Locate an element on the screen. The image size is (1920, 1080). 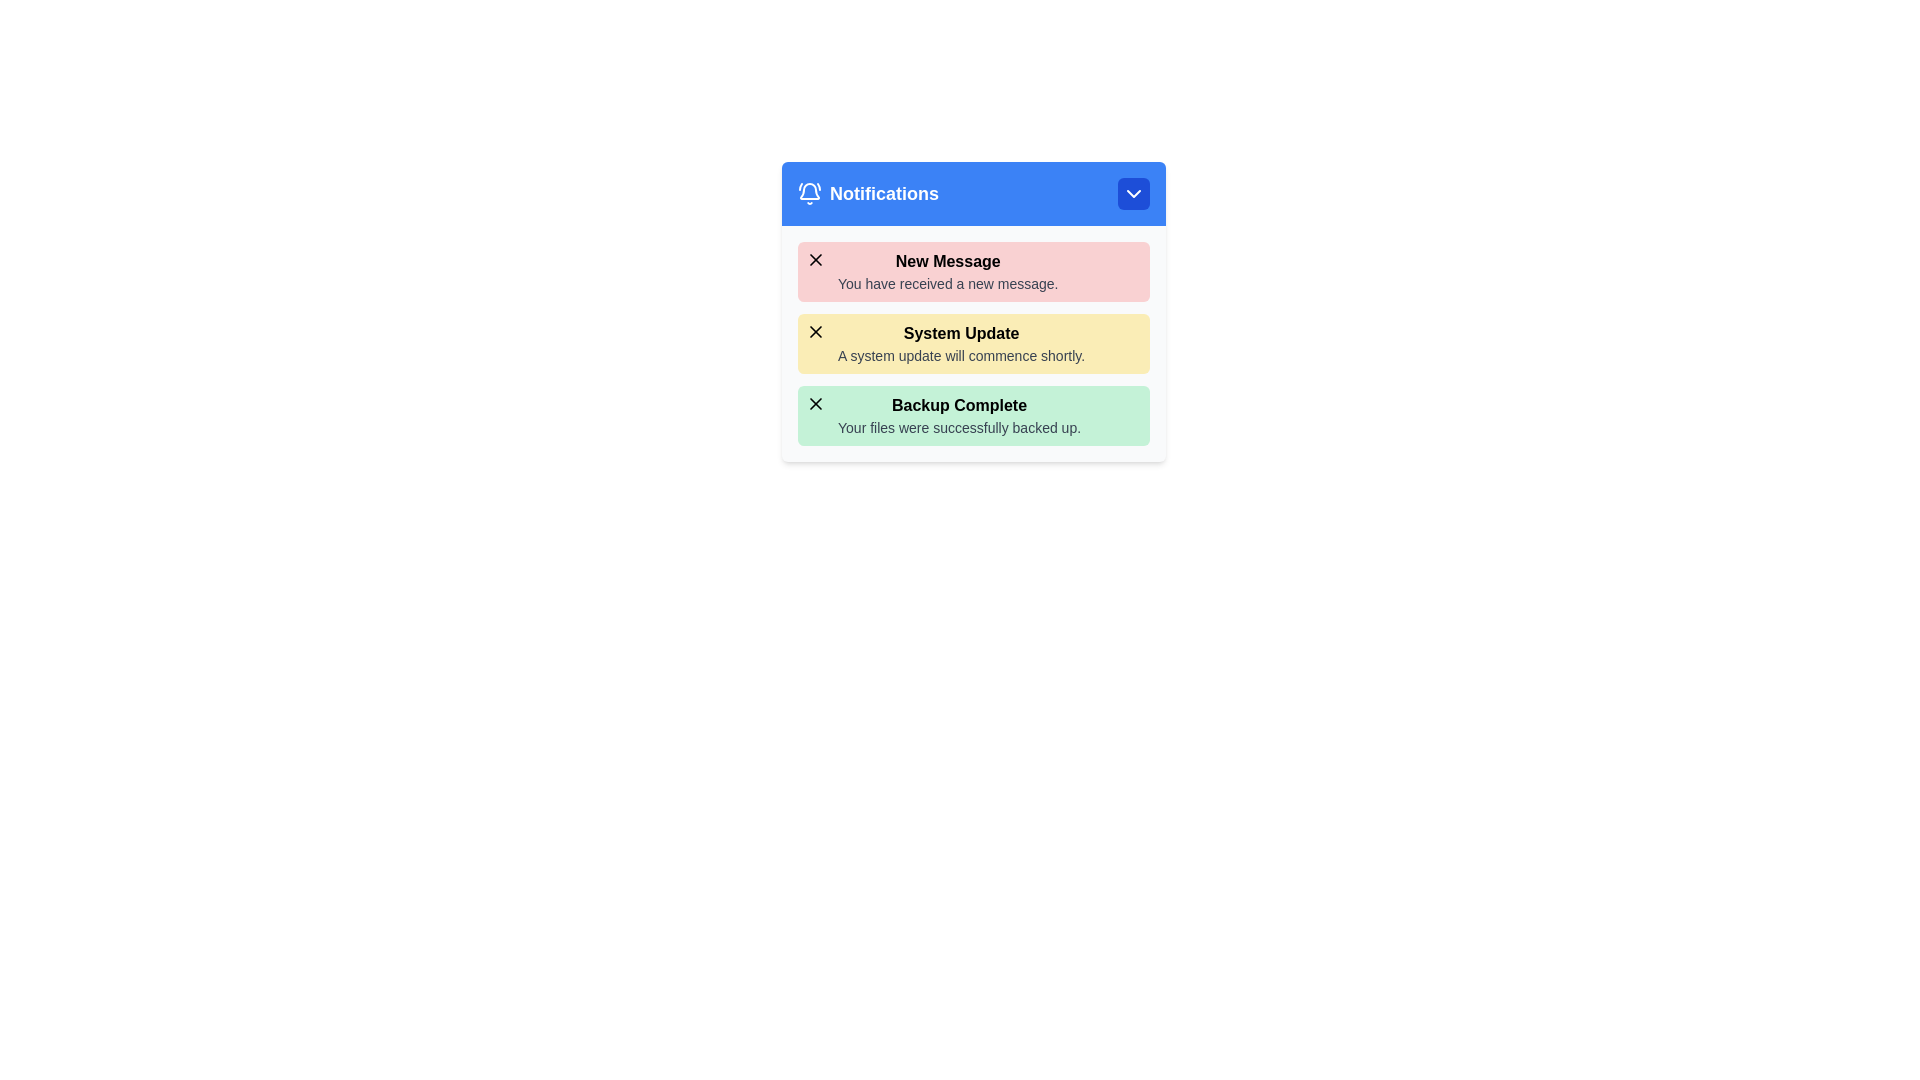
the black outlined 'X' button on the red background is located at coordinates (816, 258).